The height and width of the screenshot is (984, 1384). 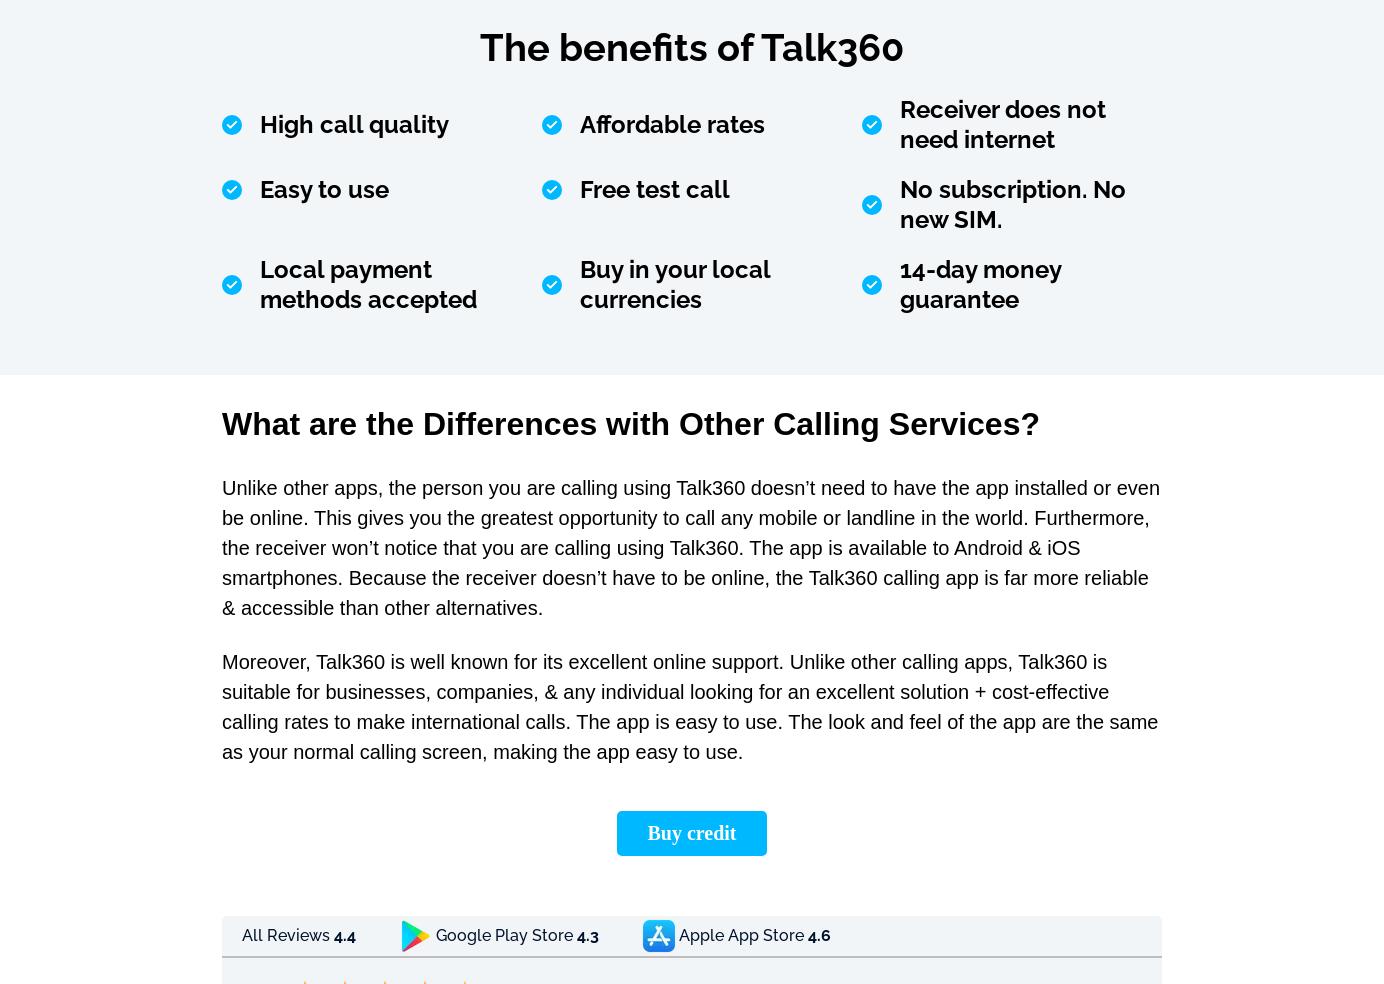 I want to click on 'All Reviews', so click(x=287, y=935).